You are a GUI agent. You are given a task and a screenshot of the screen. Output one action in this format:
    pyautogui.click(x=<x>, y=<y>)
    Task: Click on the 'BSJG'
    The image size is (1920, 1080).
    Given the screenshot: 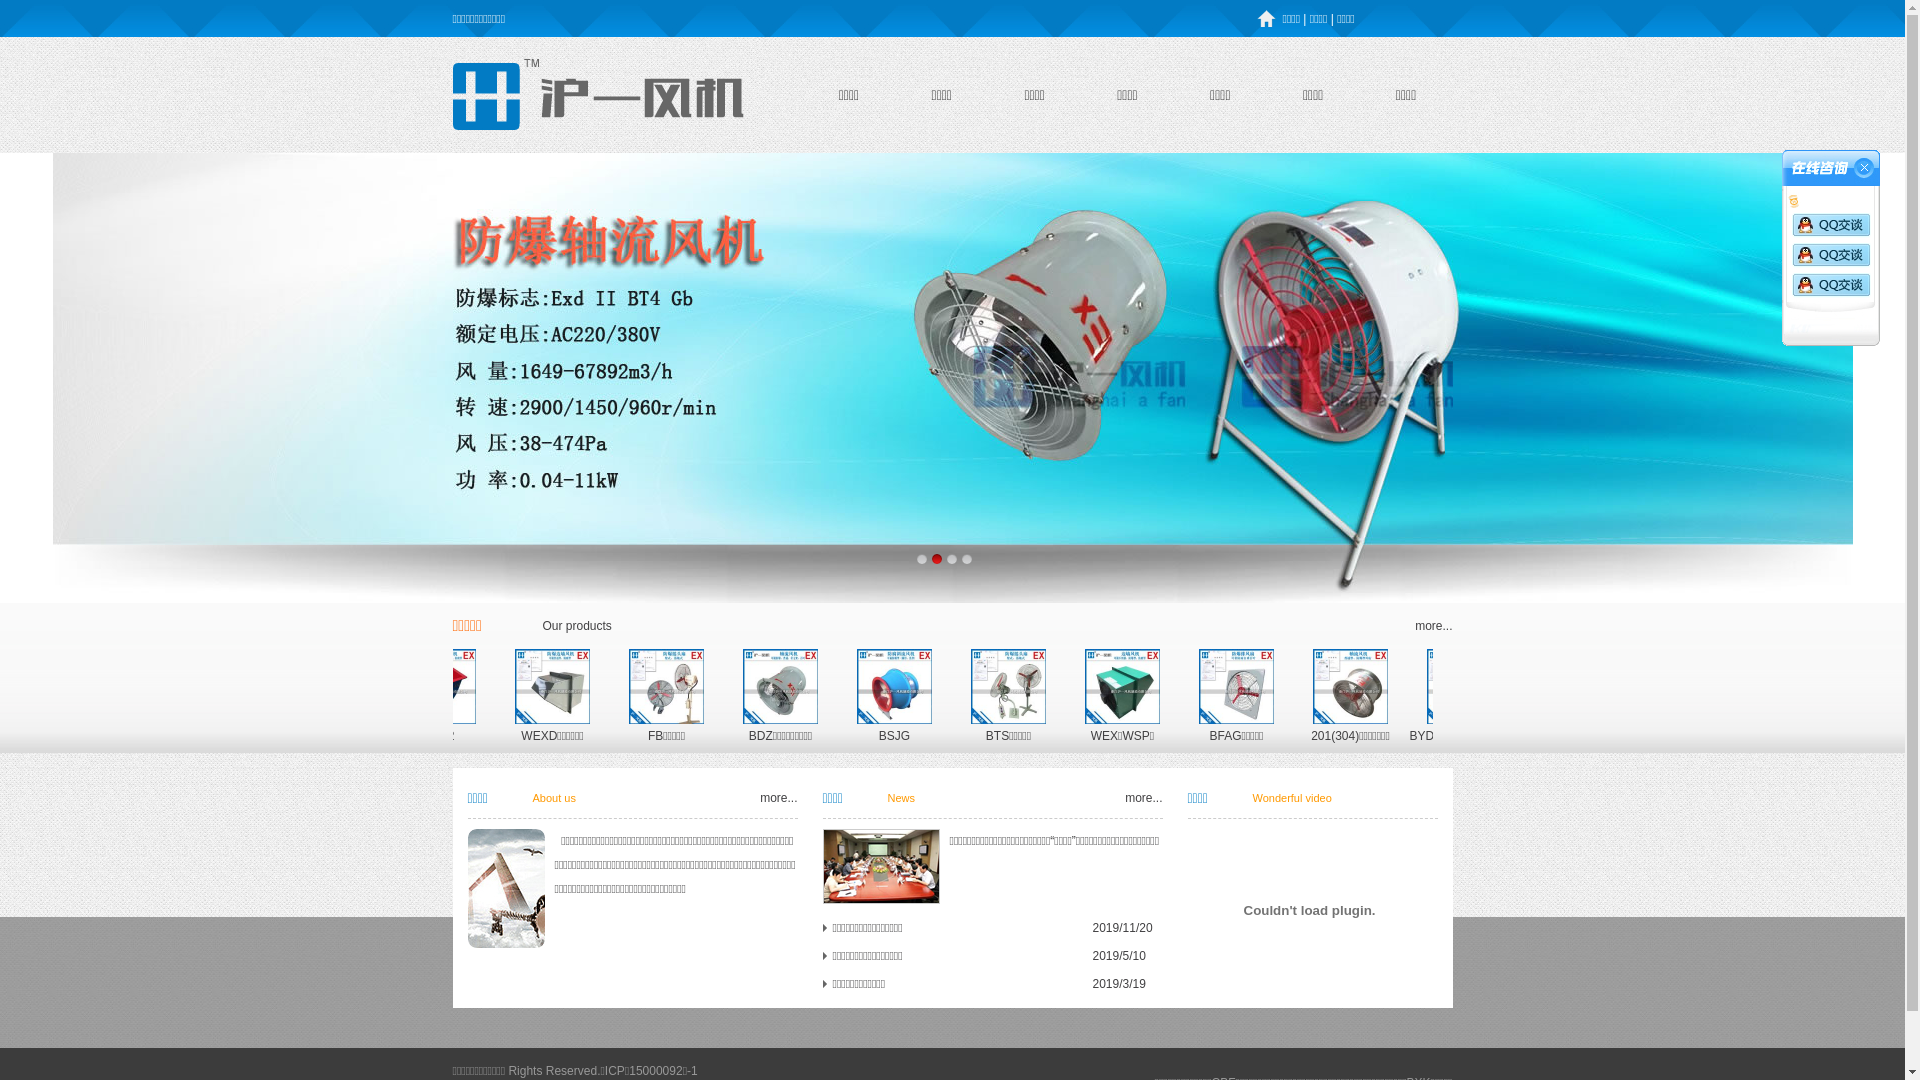 What is the action you would take?
    pyautogui.click(x=1134, y=736)
    